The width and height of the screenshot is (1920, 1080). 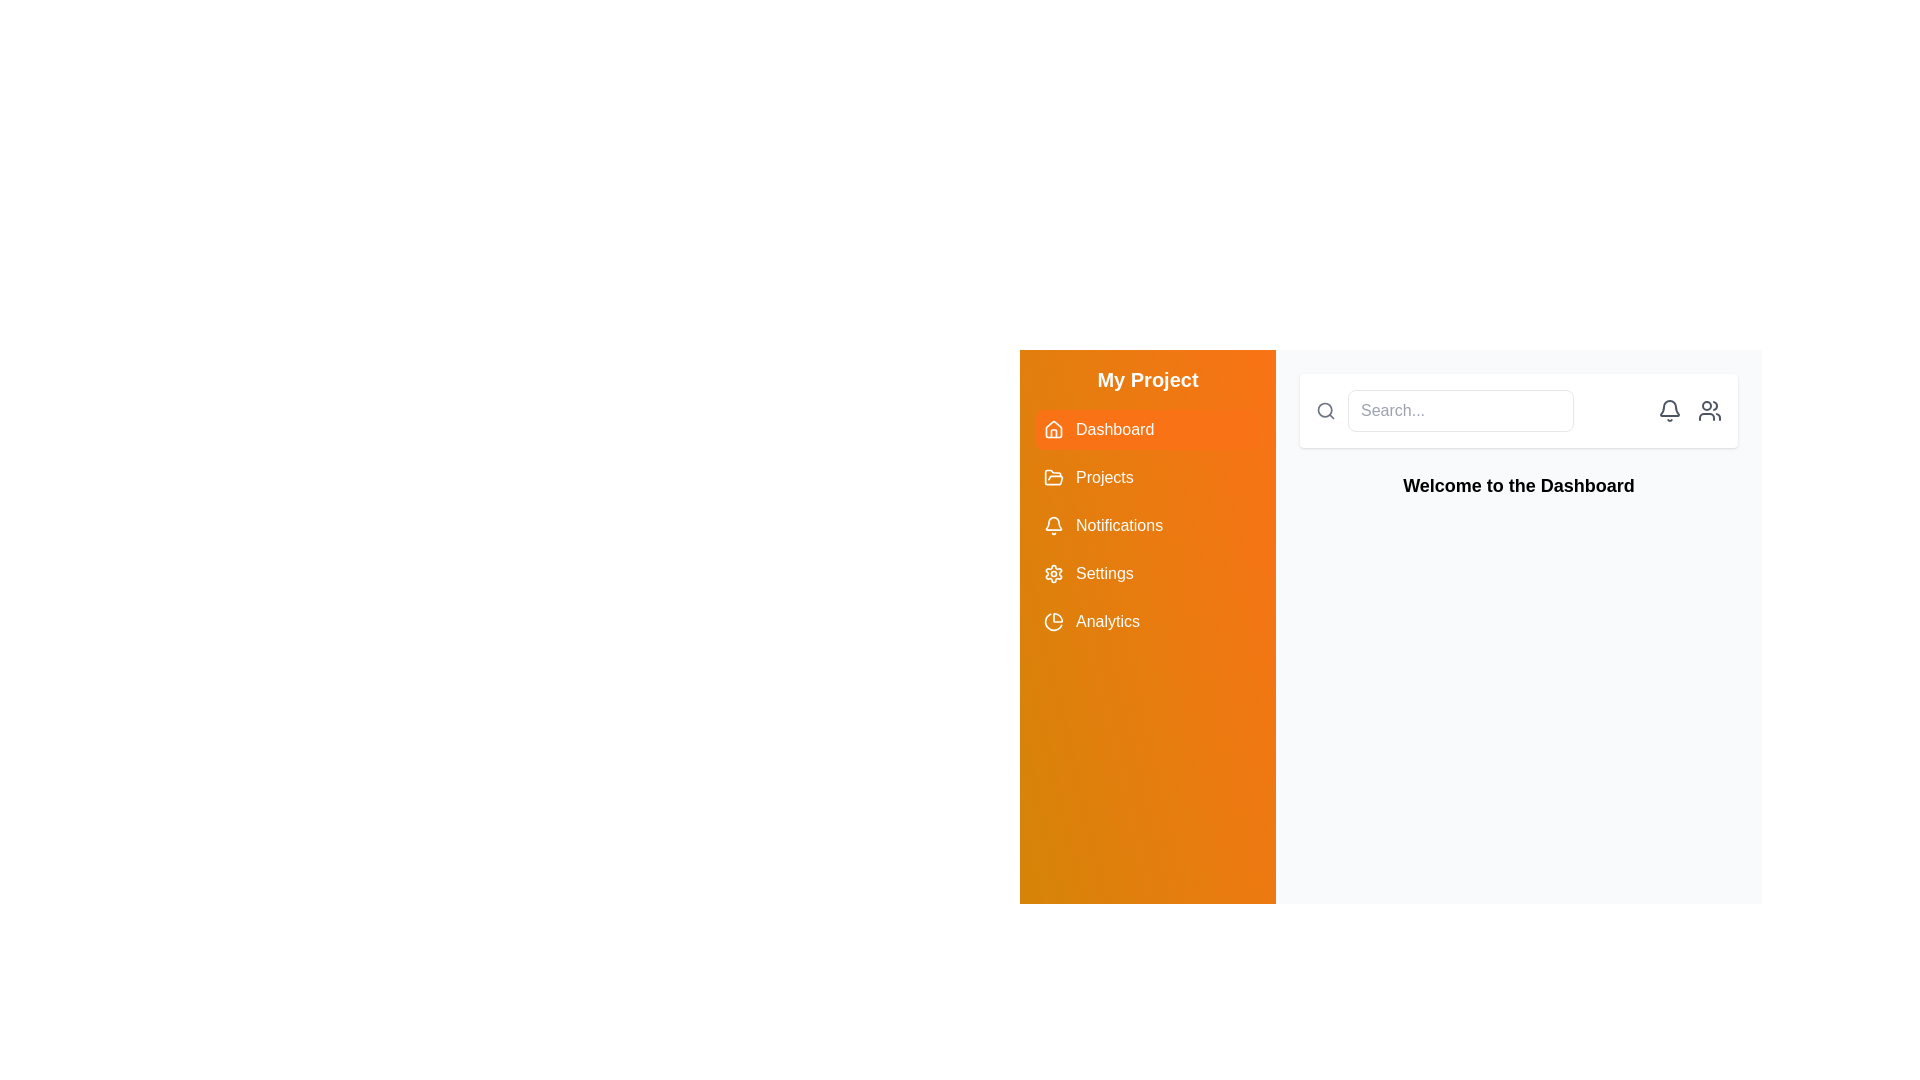 I want to click on the 'Projects' button, so click(x=1147, y=478).